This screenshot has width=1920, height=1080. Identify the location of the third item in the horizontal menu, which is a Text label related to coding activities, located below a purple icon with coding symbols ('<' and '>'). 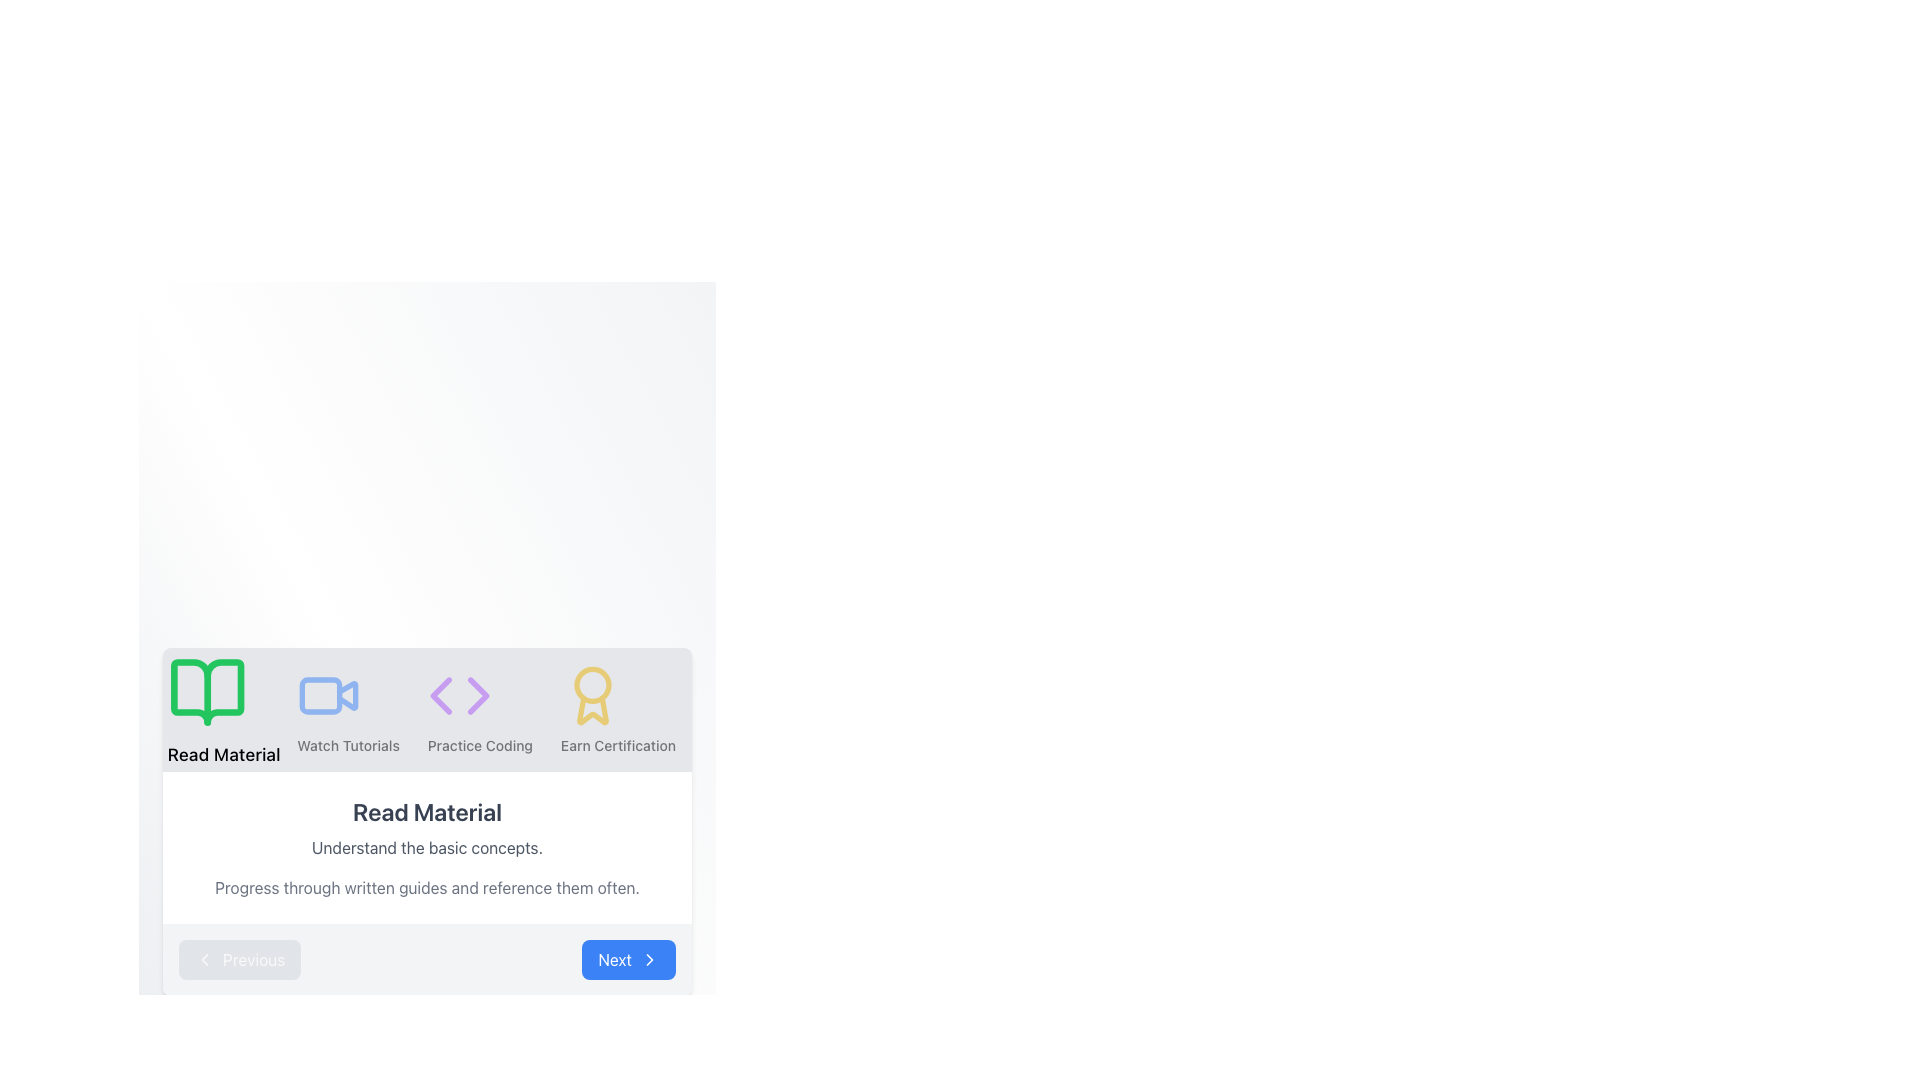
(480, 745).